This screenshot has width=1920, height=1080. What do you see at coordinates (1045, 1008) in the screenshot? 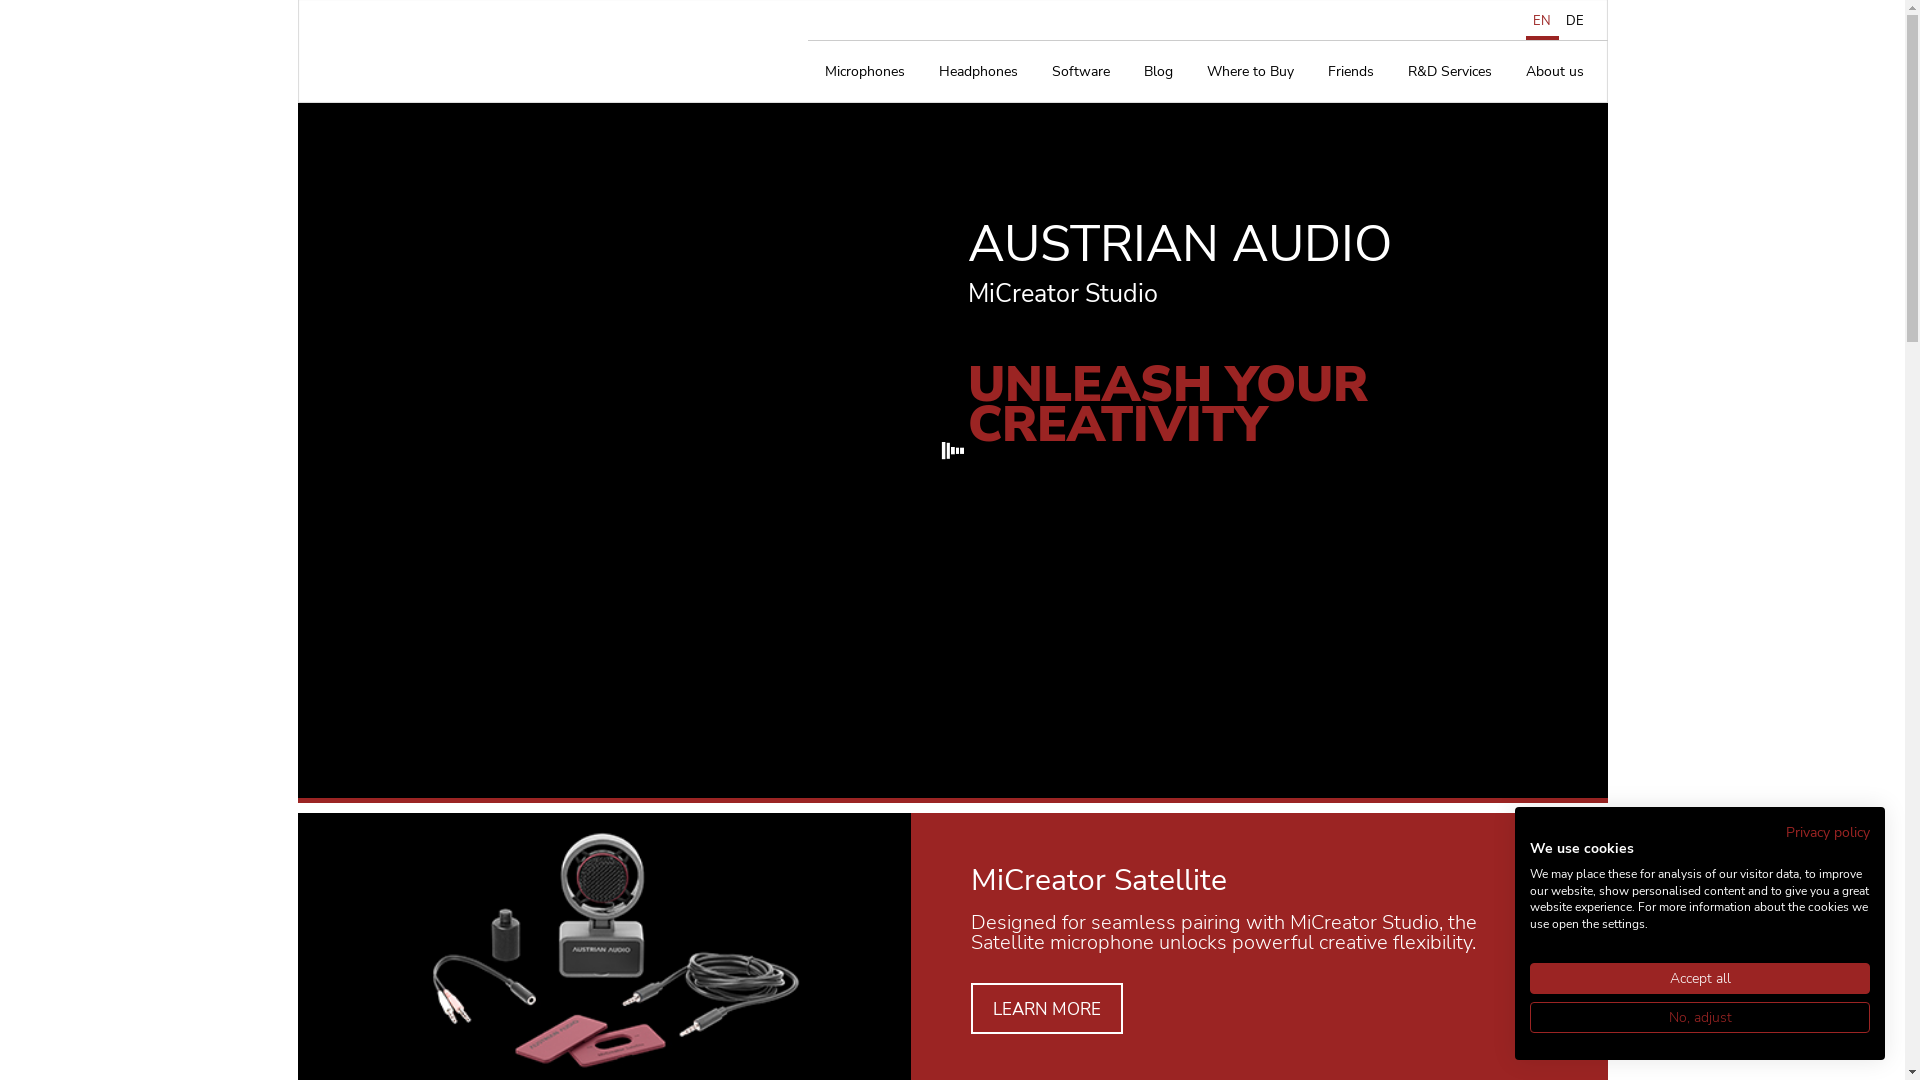
I see `'LEARN MORE'` at bounding box center [1045, 1008].